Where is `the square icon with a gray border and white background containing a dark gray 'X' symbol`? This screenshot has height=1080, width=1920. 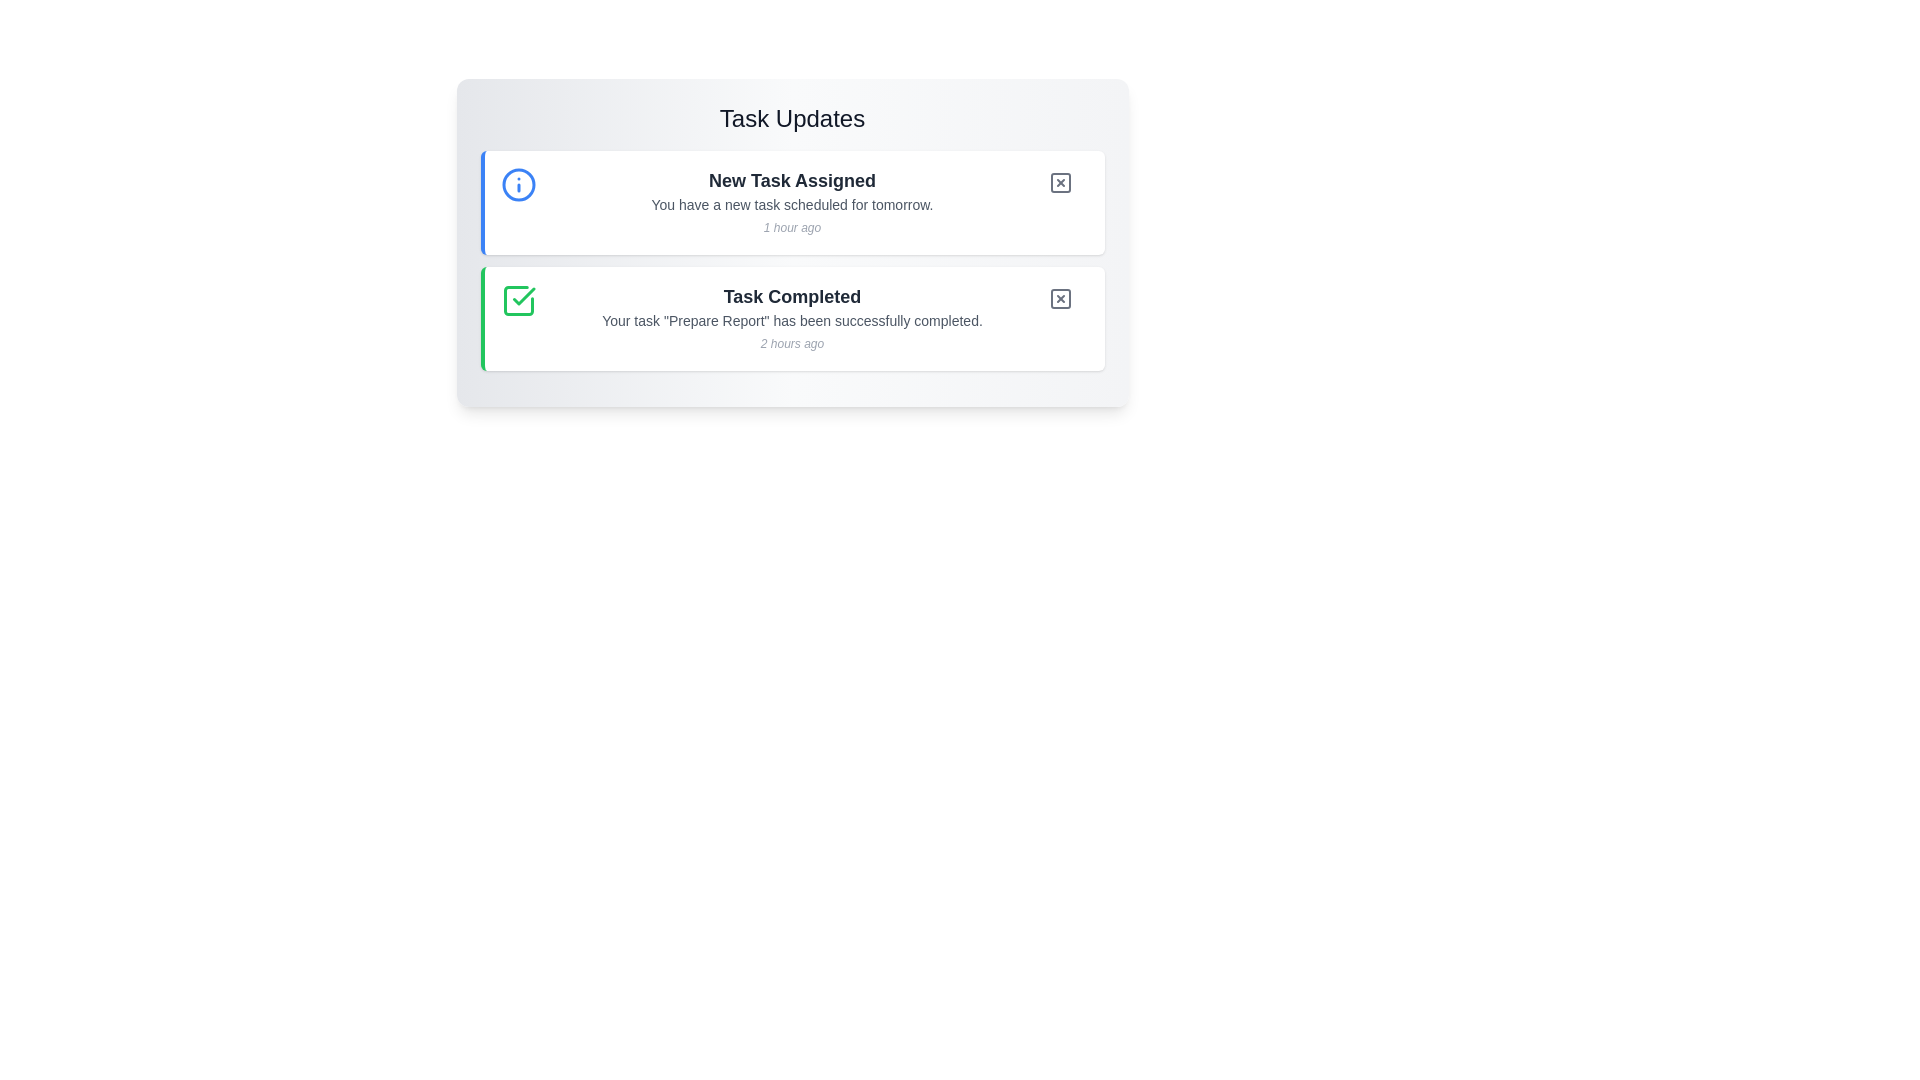
the square icon with a gray border and white background containing a dark gray 'X' symbol is located at coordinates (1059, 299).